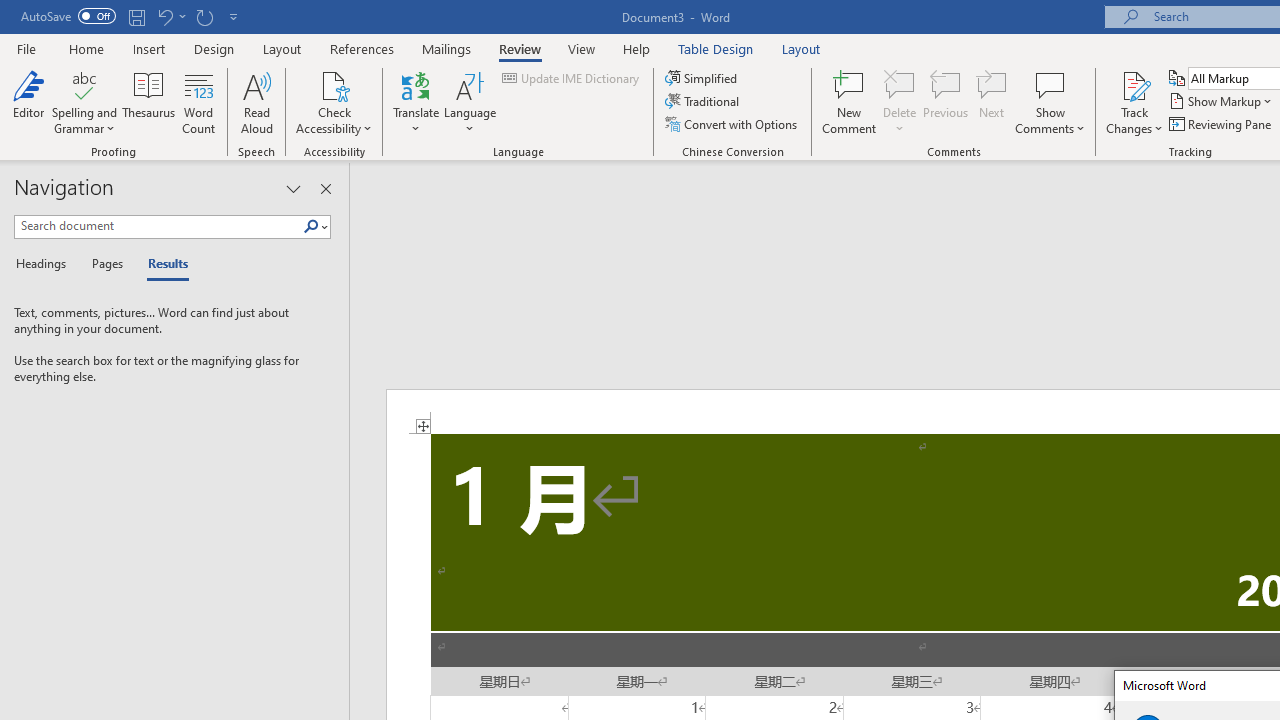  I want to click on 'Show Comments', so click(1049, 103).